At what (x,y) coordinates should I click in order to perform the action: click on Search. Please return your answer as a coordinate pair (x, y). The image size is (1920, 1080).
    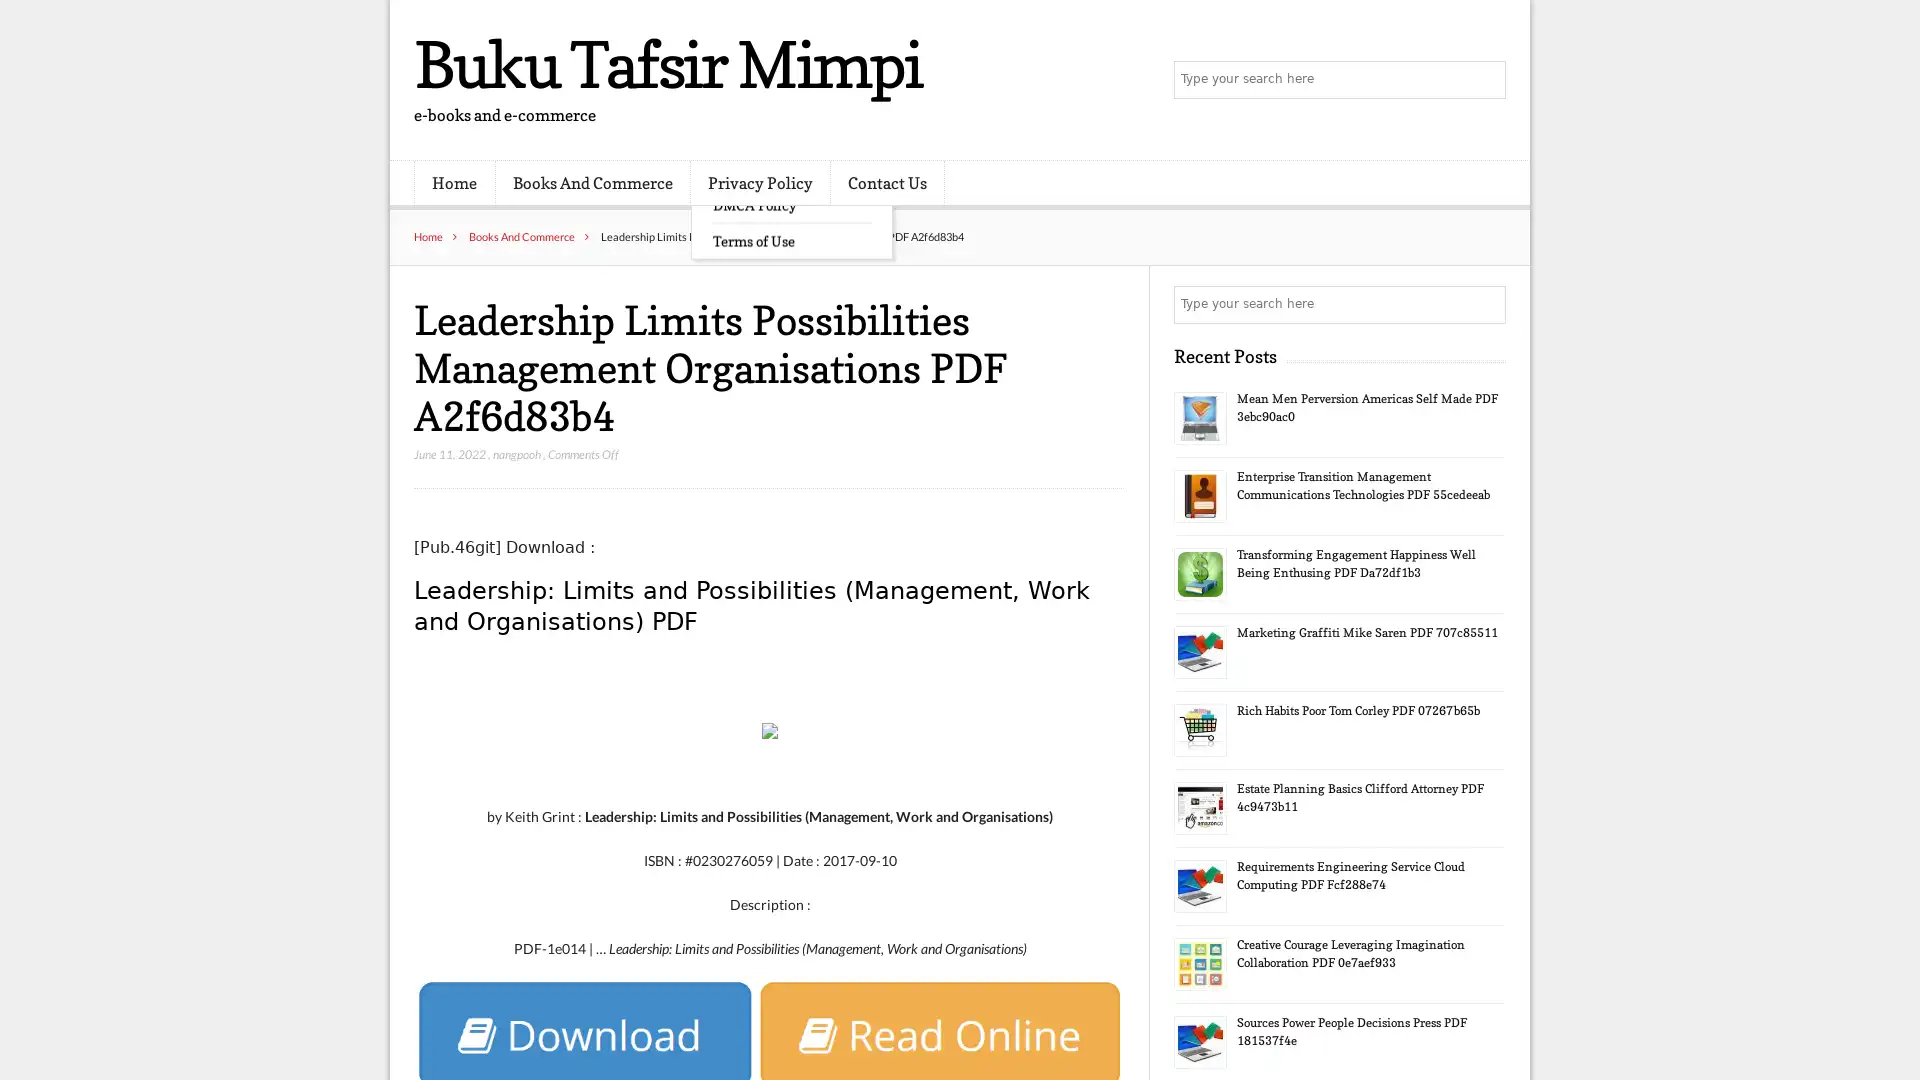
    Looking at the image, I should click on (1485, 304).